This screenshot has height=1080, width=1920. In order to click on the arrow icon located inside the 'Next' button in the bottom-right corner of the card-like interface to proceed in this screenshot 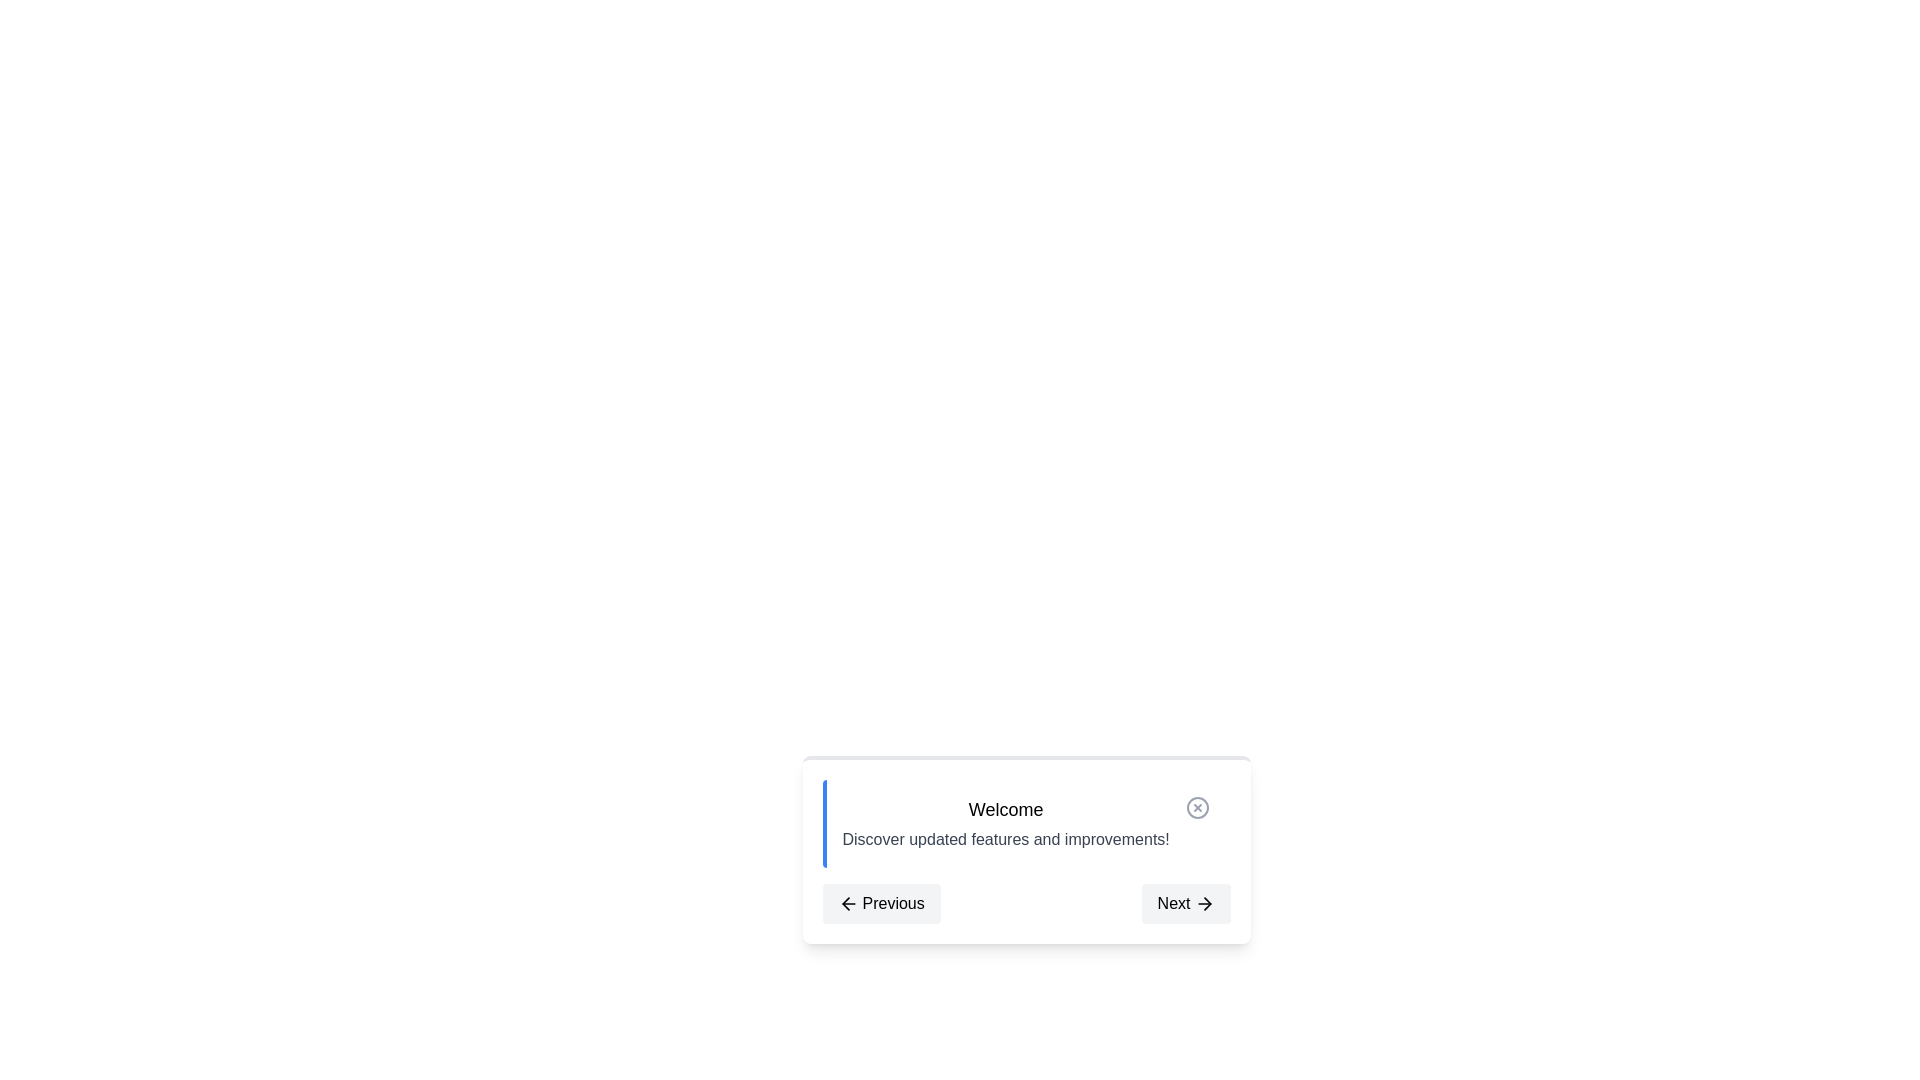, I will do `click(1203, 903)`.